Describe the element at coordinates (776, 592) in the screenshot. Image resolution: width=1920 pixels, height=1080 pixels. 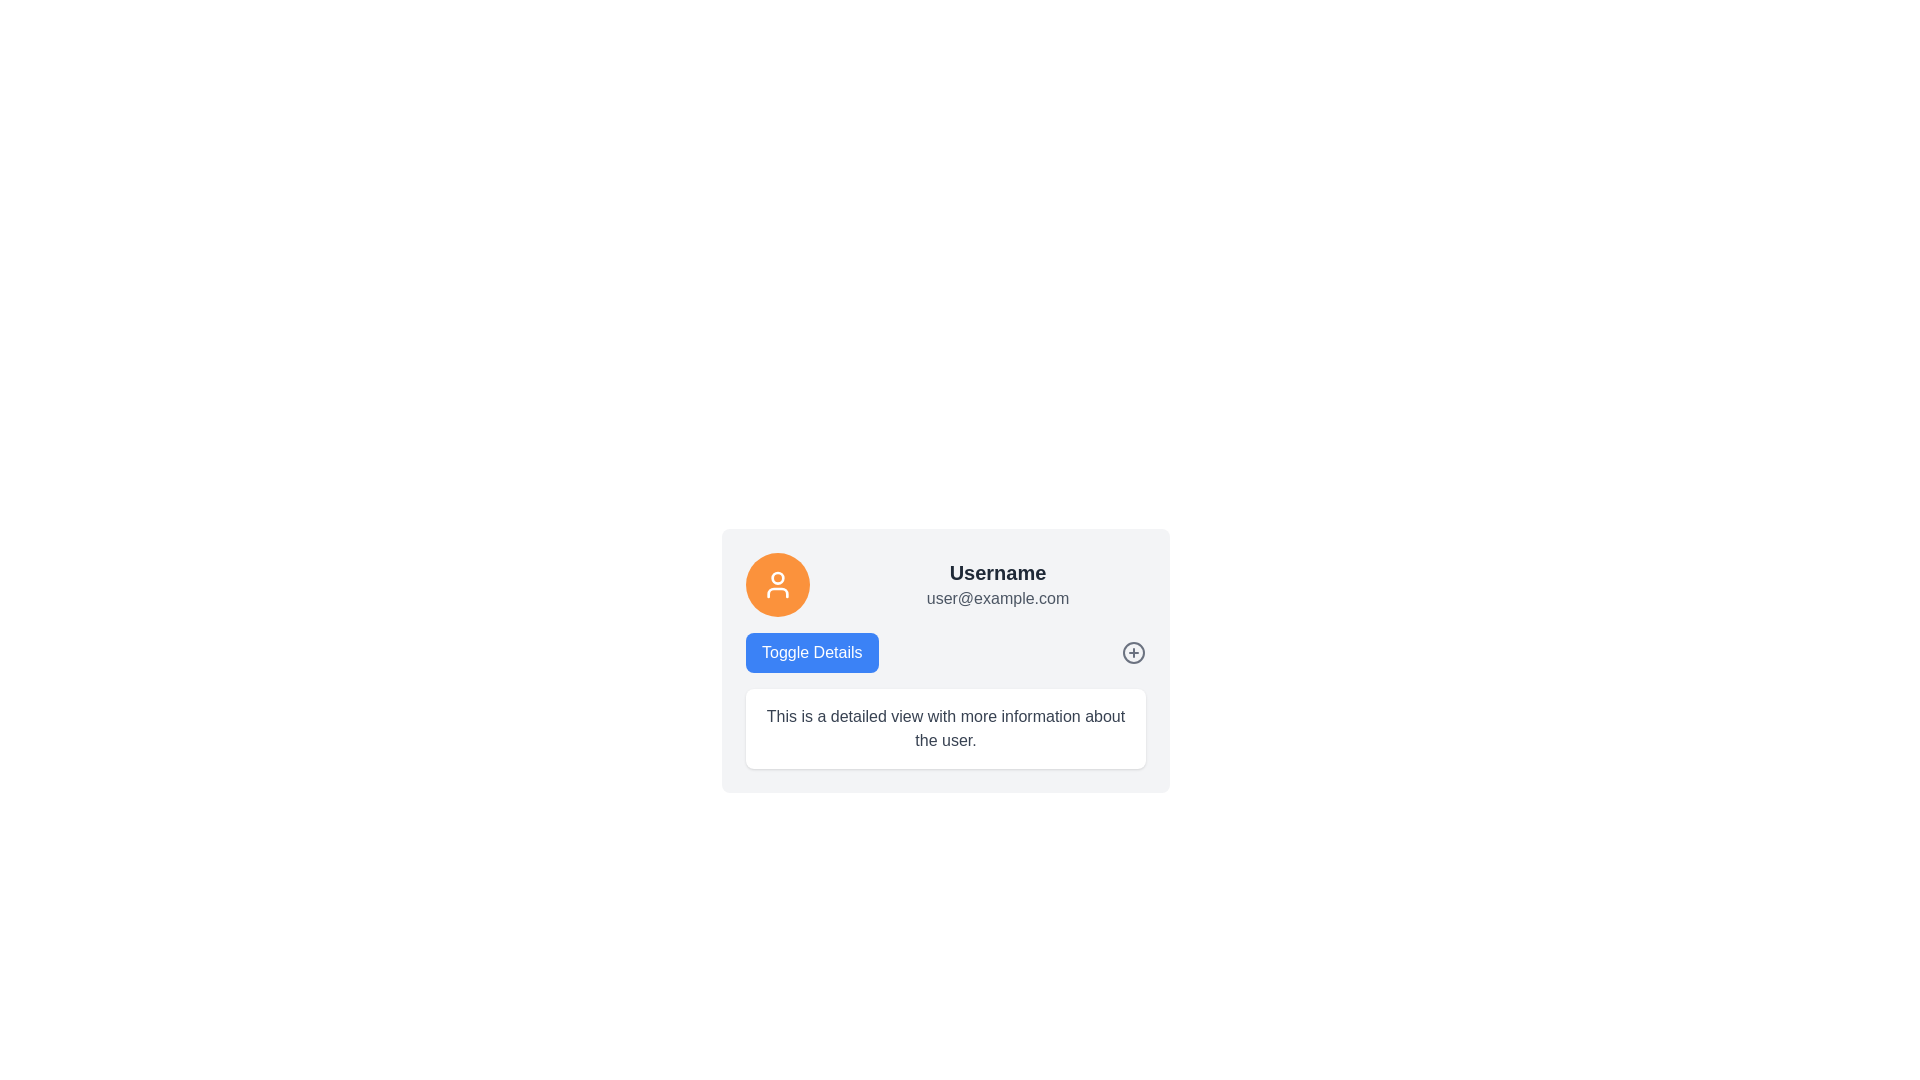
I see `the lower part of the user icon within the circular avatar at the top-left area of the user information card` at that location.